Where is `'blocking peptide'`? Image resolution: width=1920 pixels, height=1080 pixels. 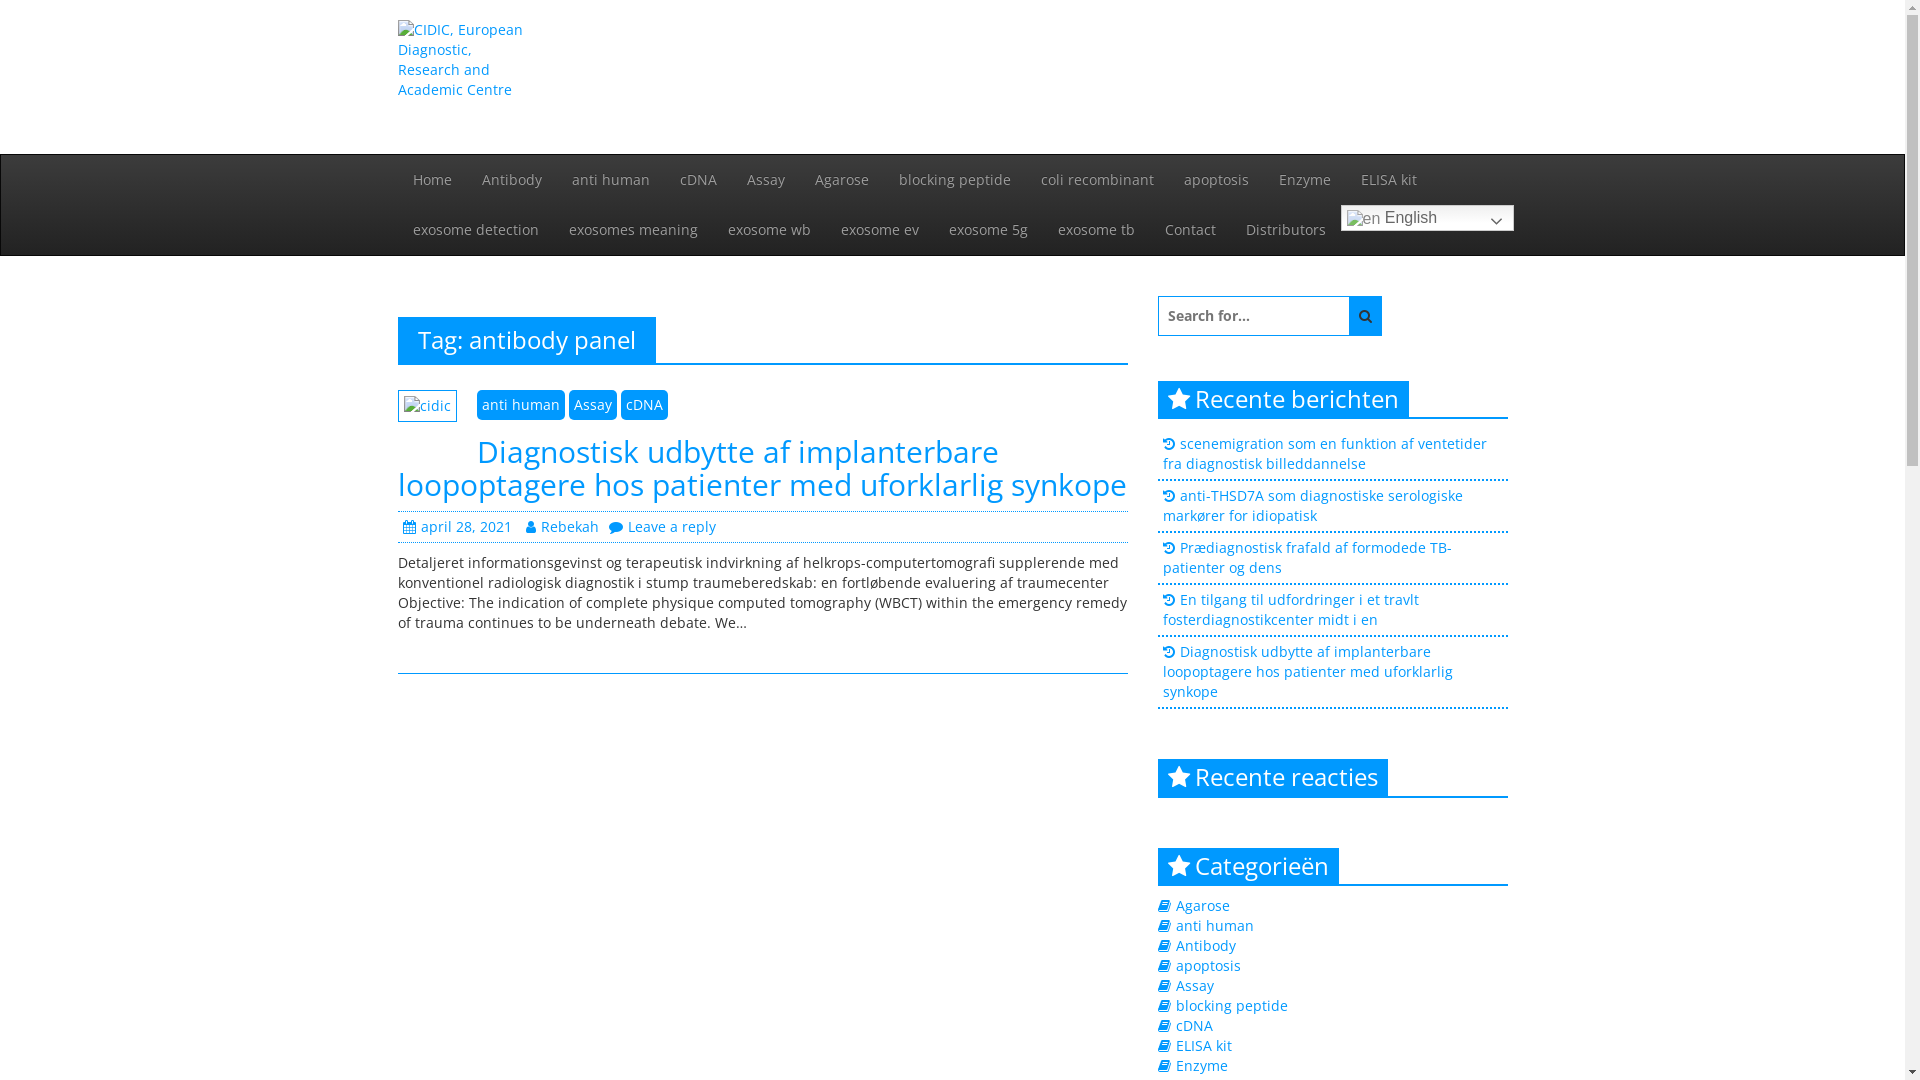
'blocking peptide' is located at coordinates (1231, 1005).